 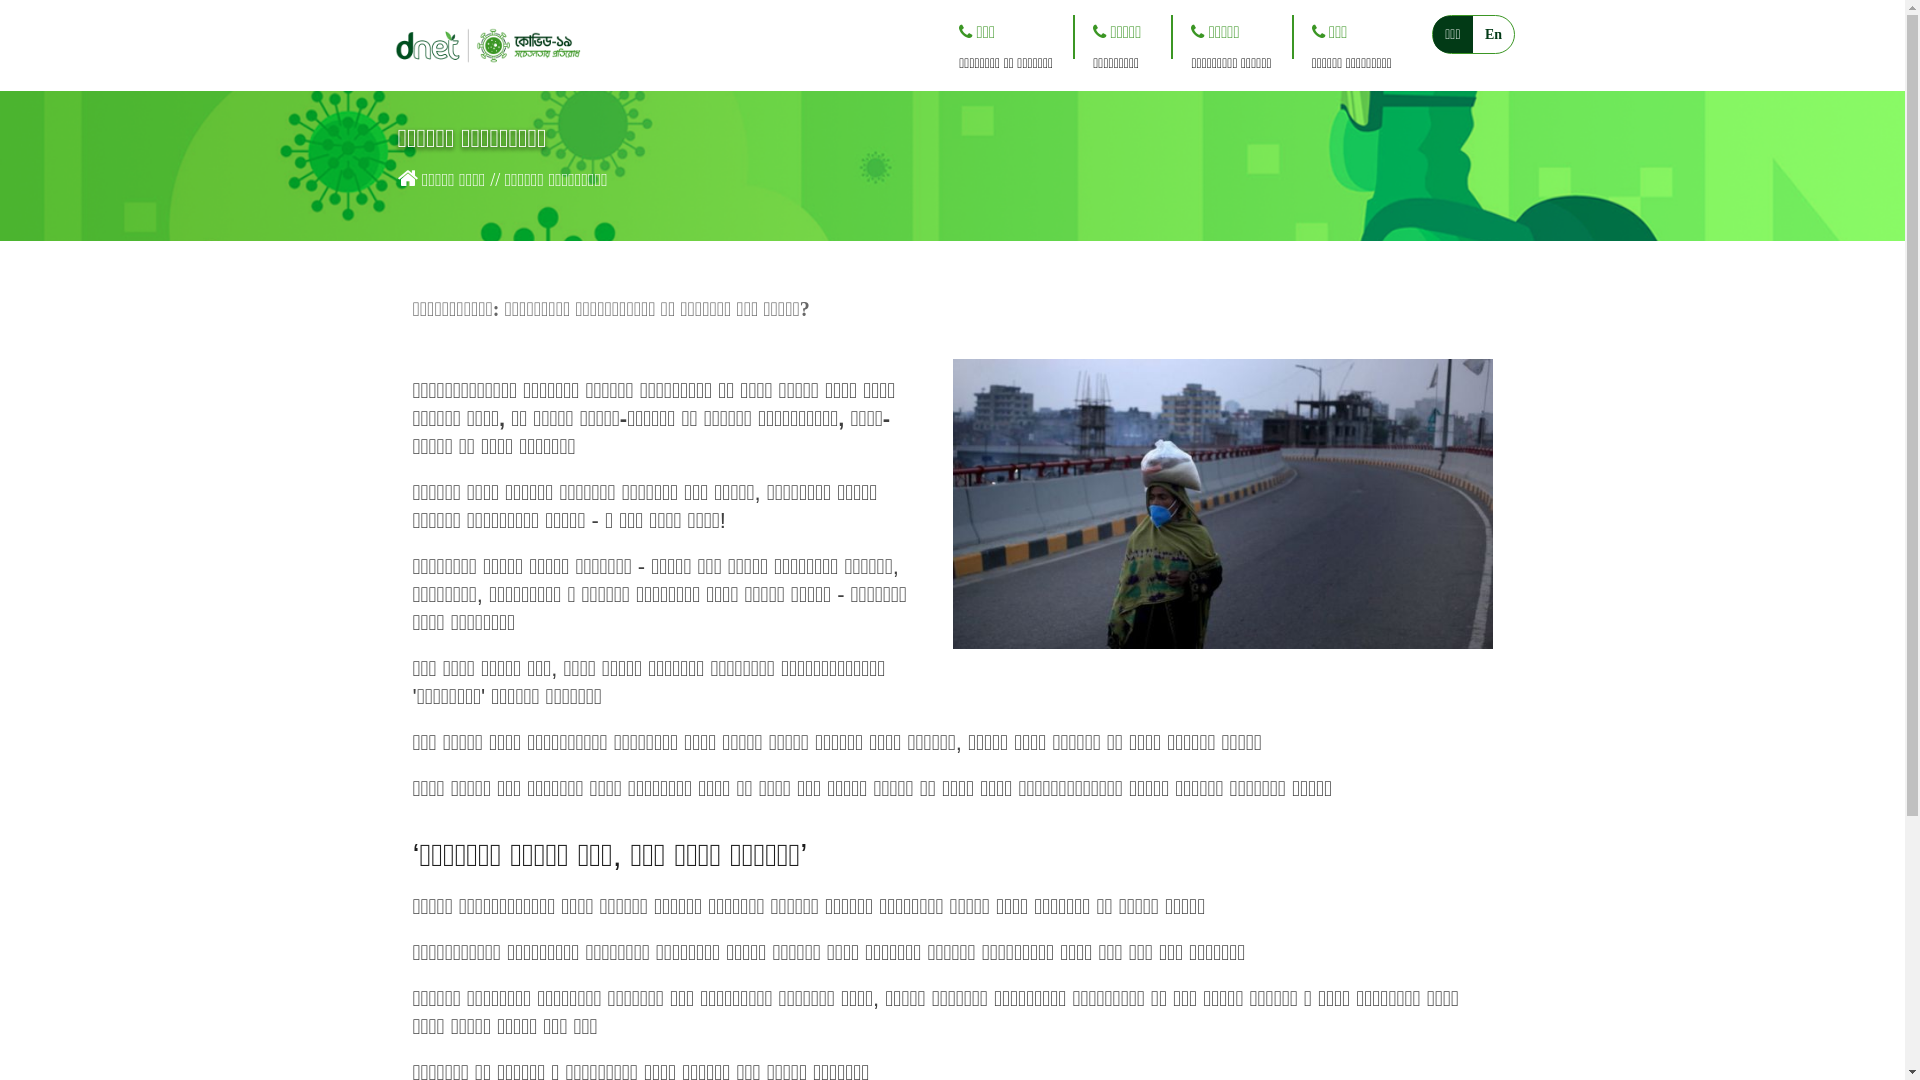 What do you see at coordinates (1493, 34) in the screenshot?
I see `'En'` at bounding box center [1493, 34].